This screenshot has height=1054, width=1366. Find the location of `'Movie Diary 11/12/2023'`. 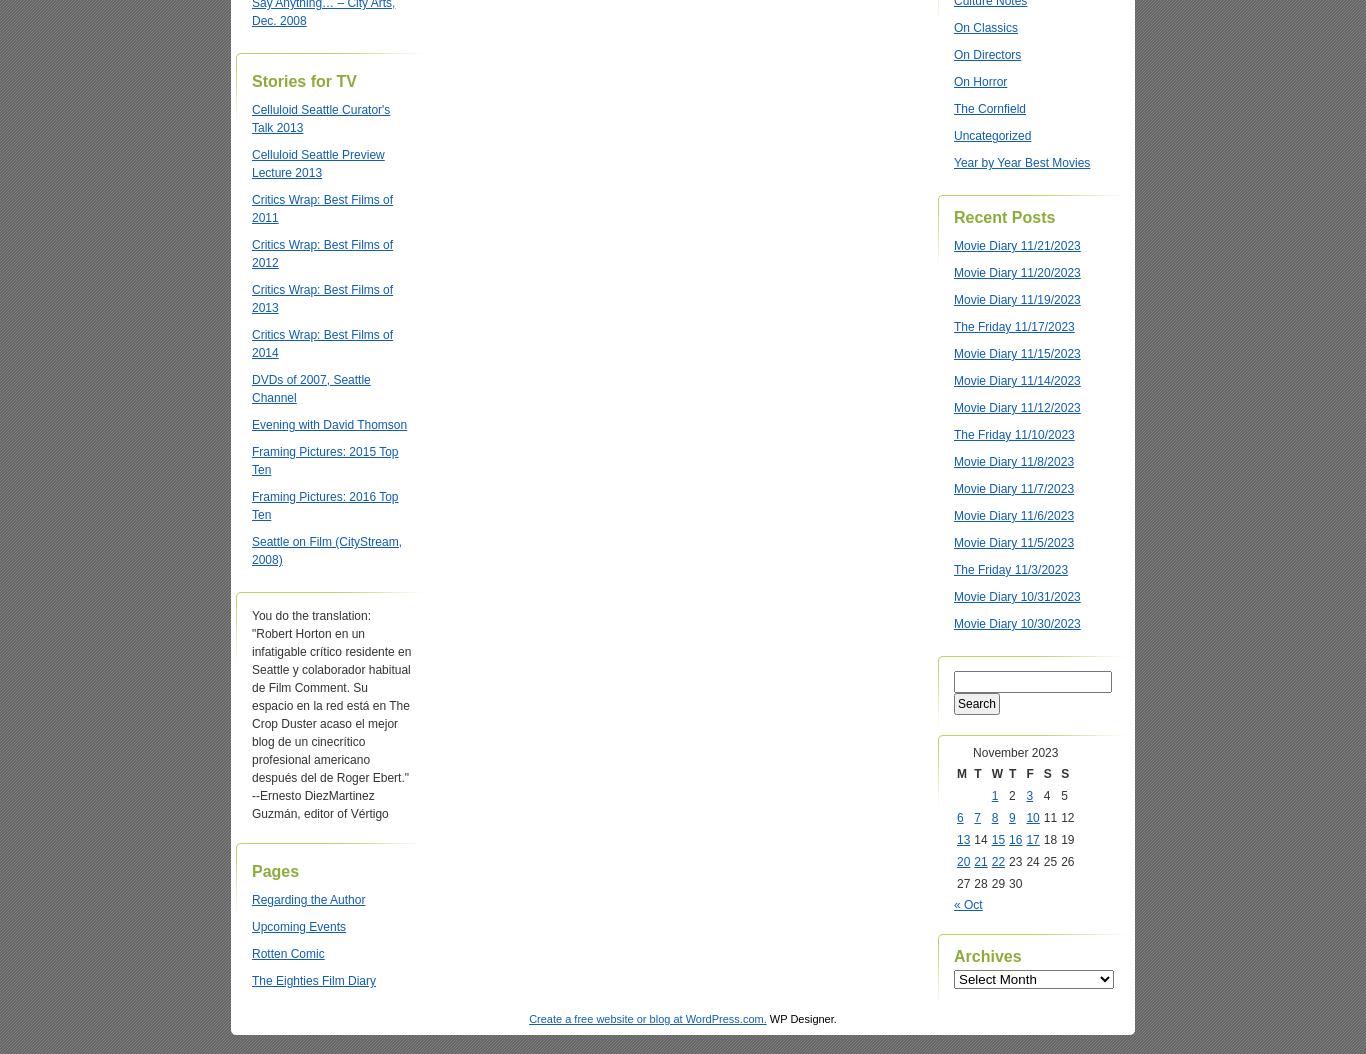

'Movie Diary 11/12/2023' is located at coordinates (1016, 407).